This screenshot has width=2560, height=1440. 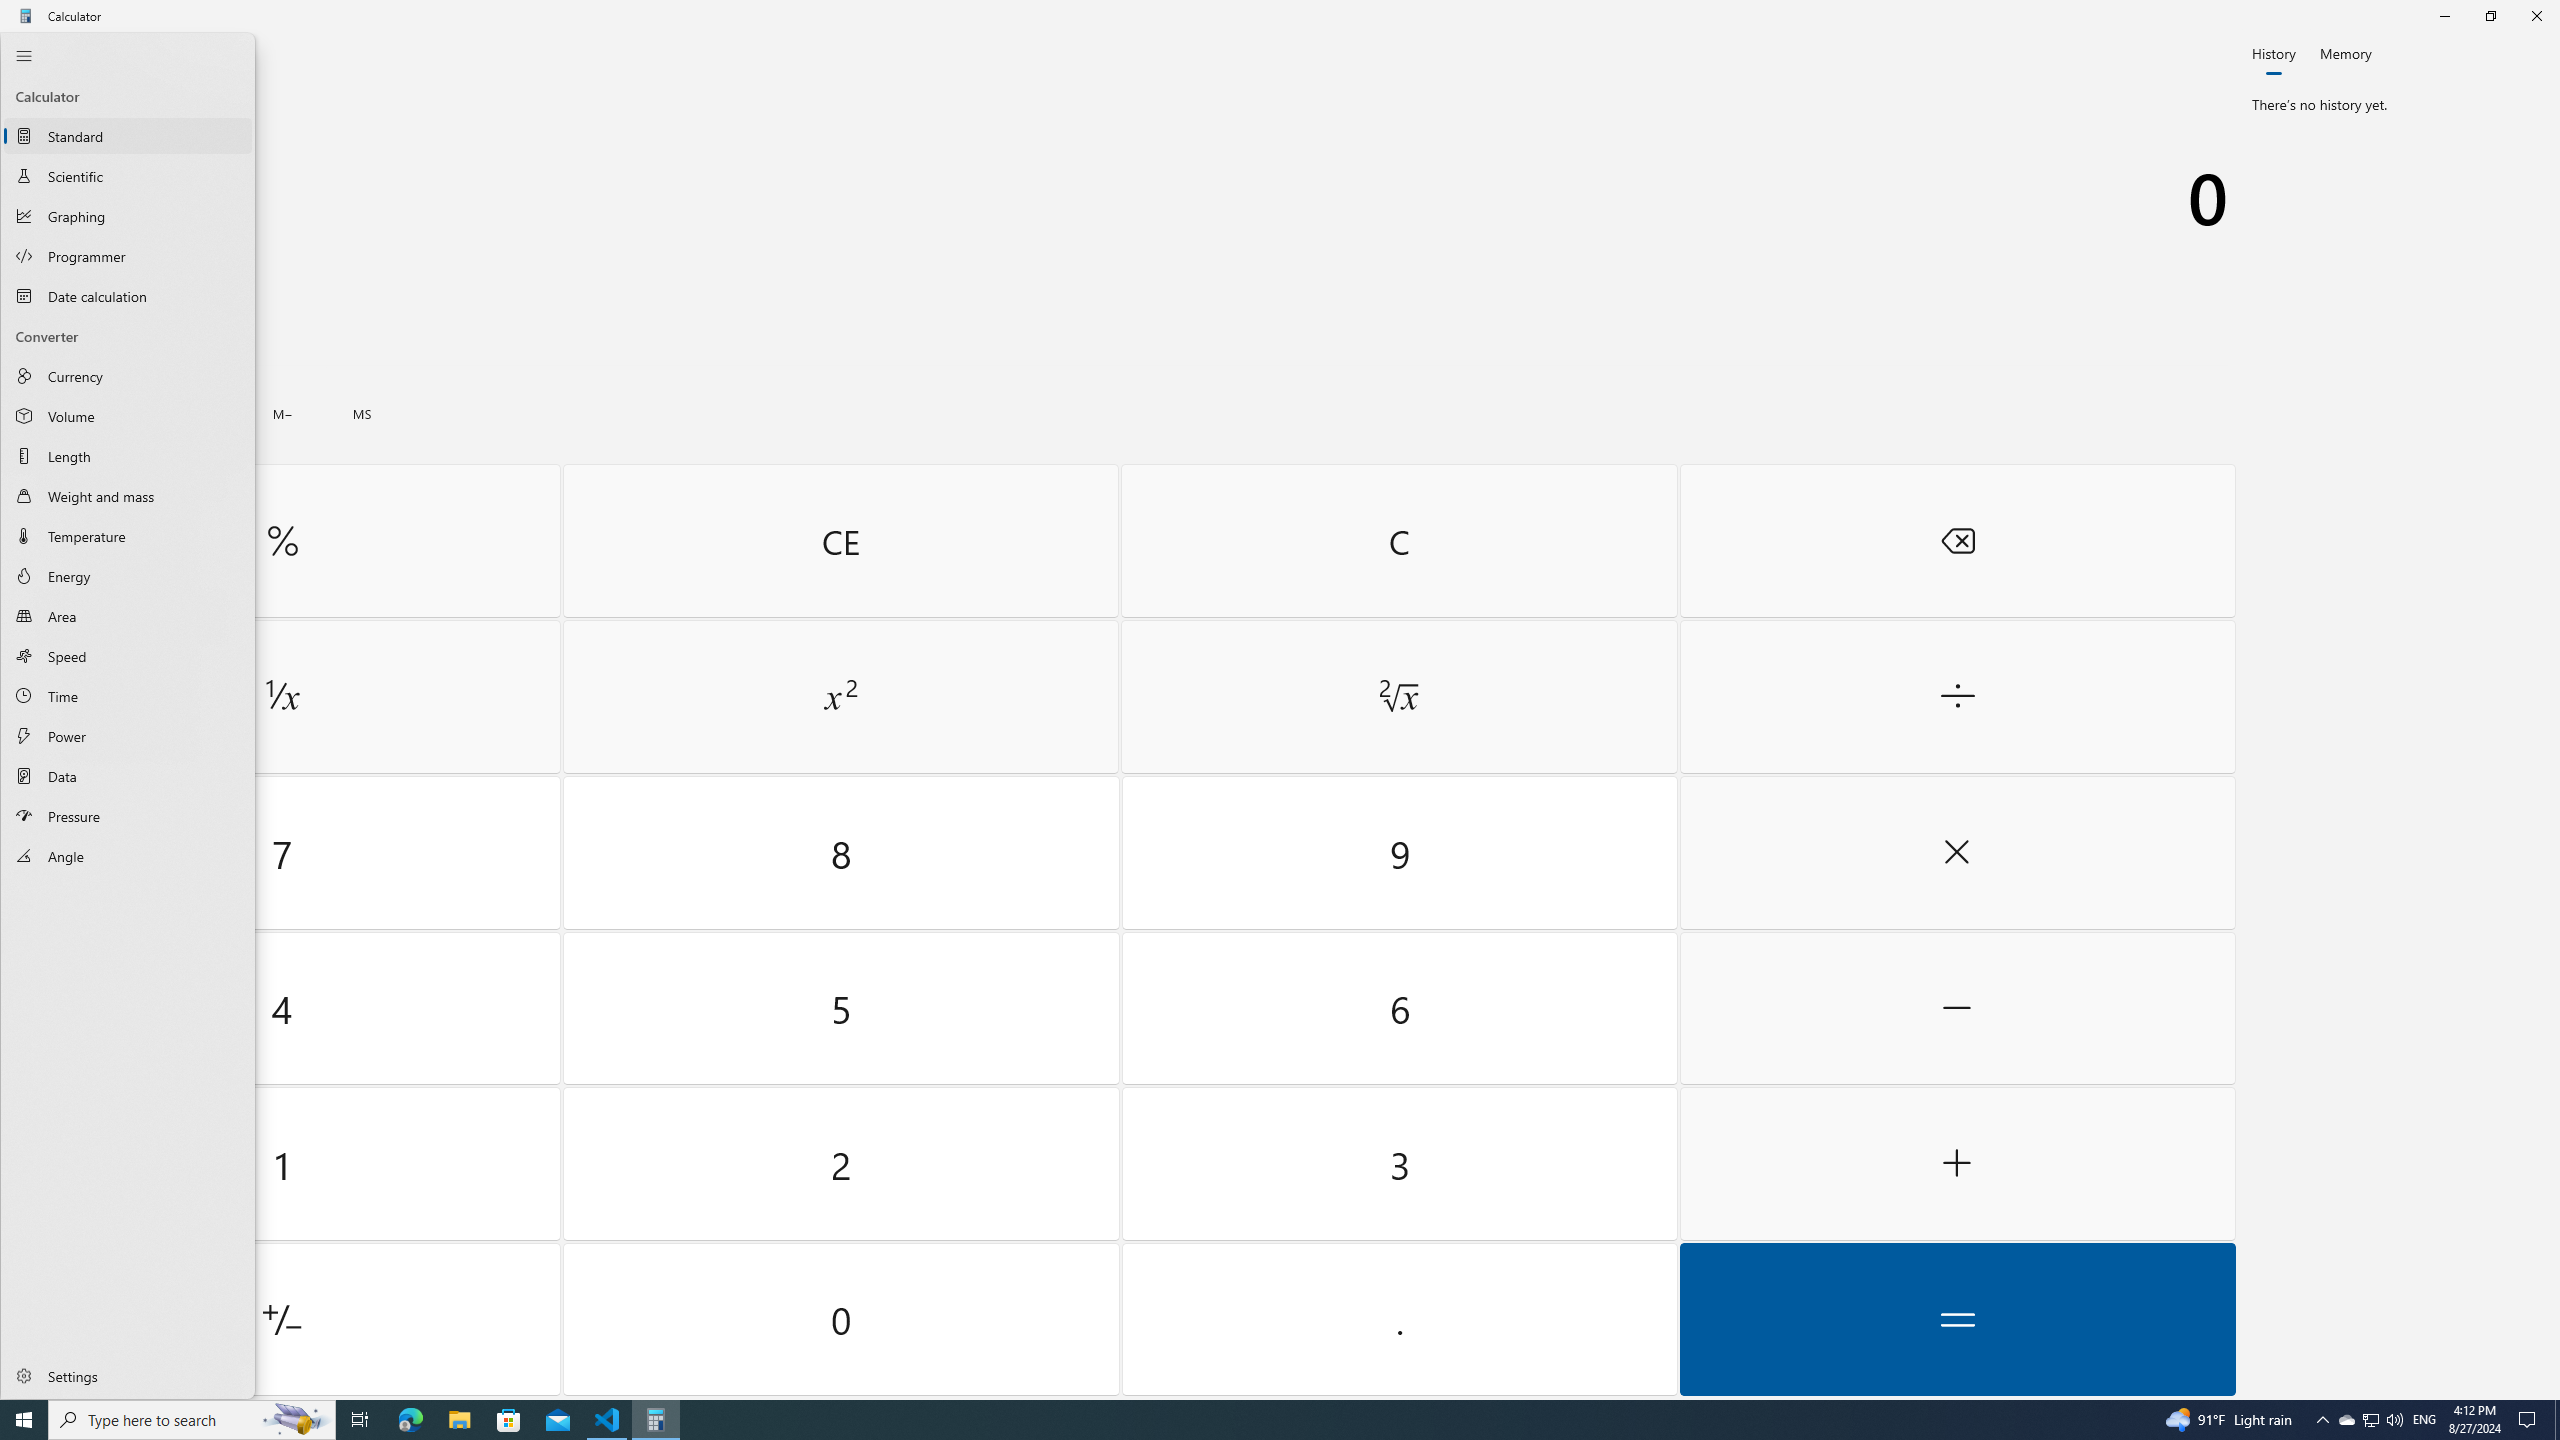 I want to click on 'One', so click(x=281, y=1164).